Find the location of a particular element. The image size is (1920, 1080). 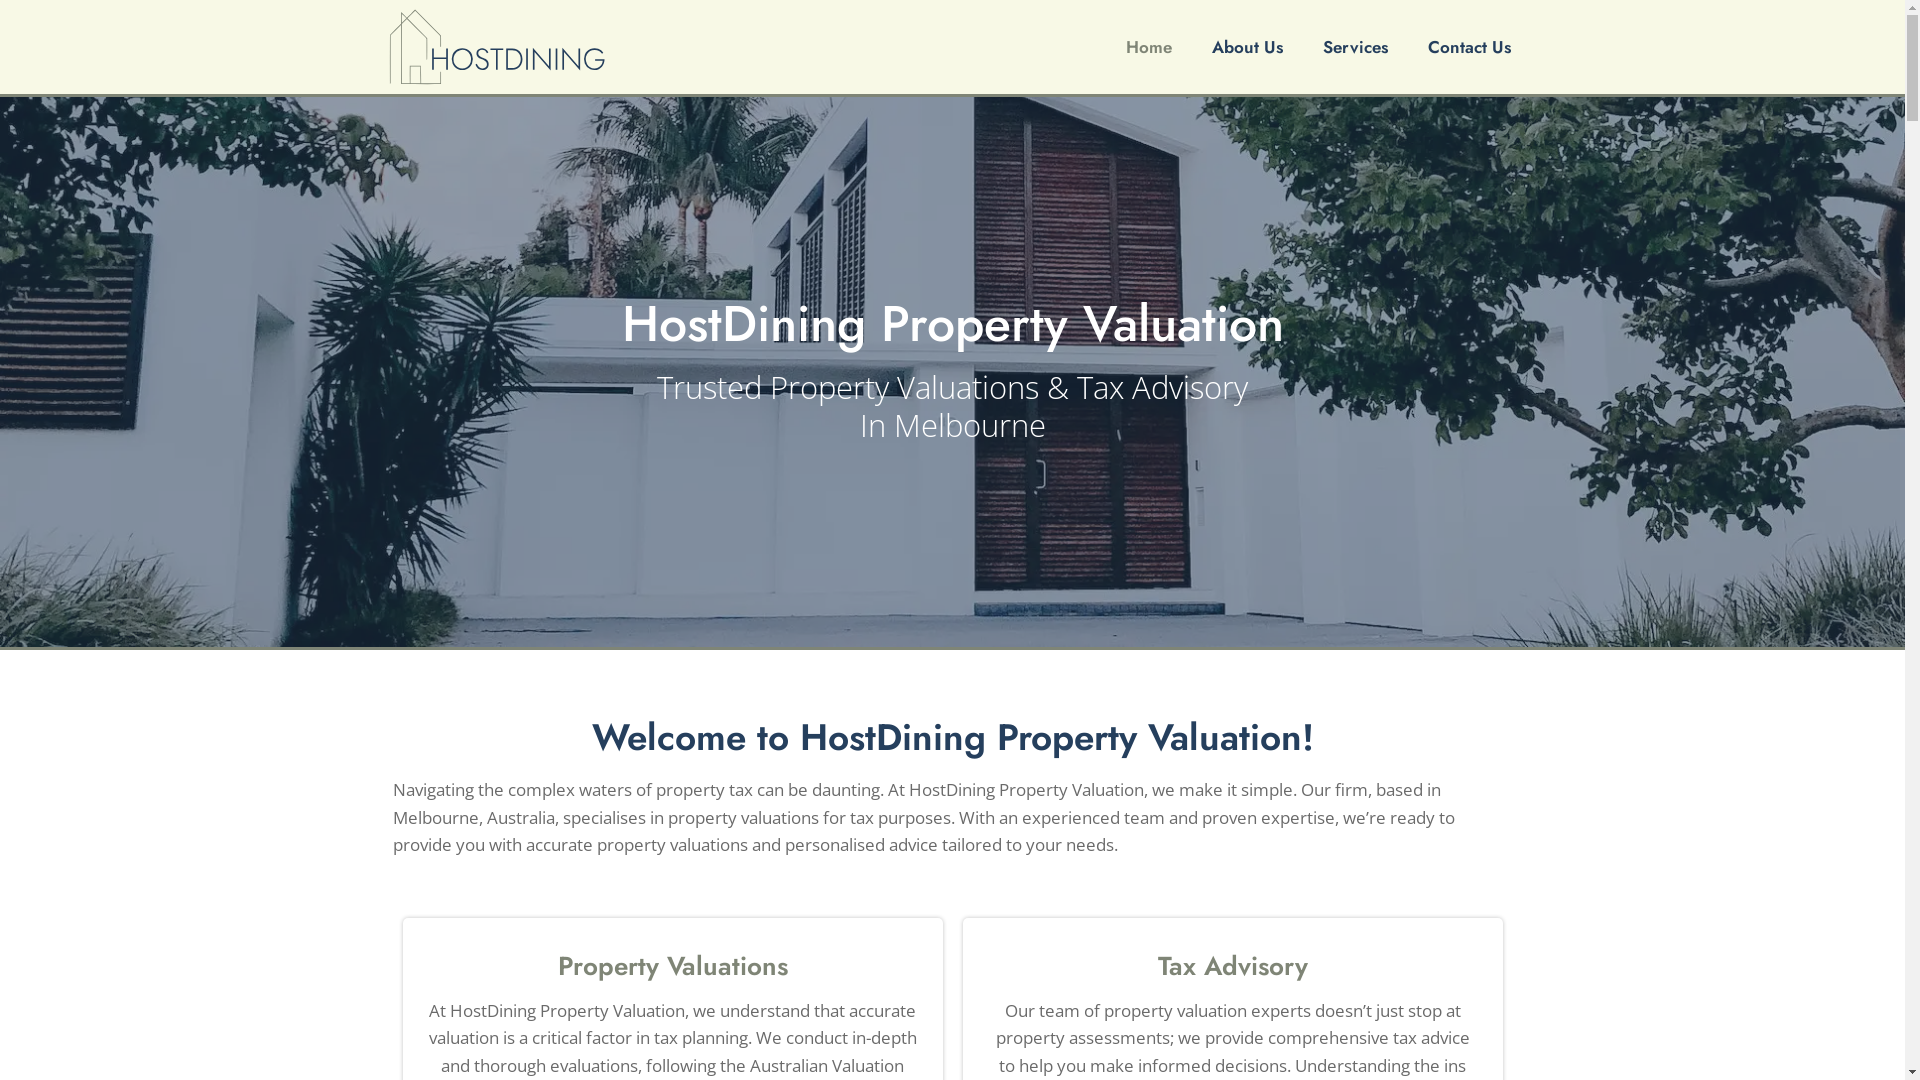

'Contact Us' is located at coordinates (1416, 45).